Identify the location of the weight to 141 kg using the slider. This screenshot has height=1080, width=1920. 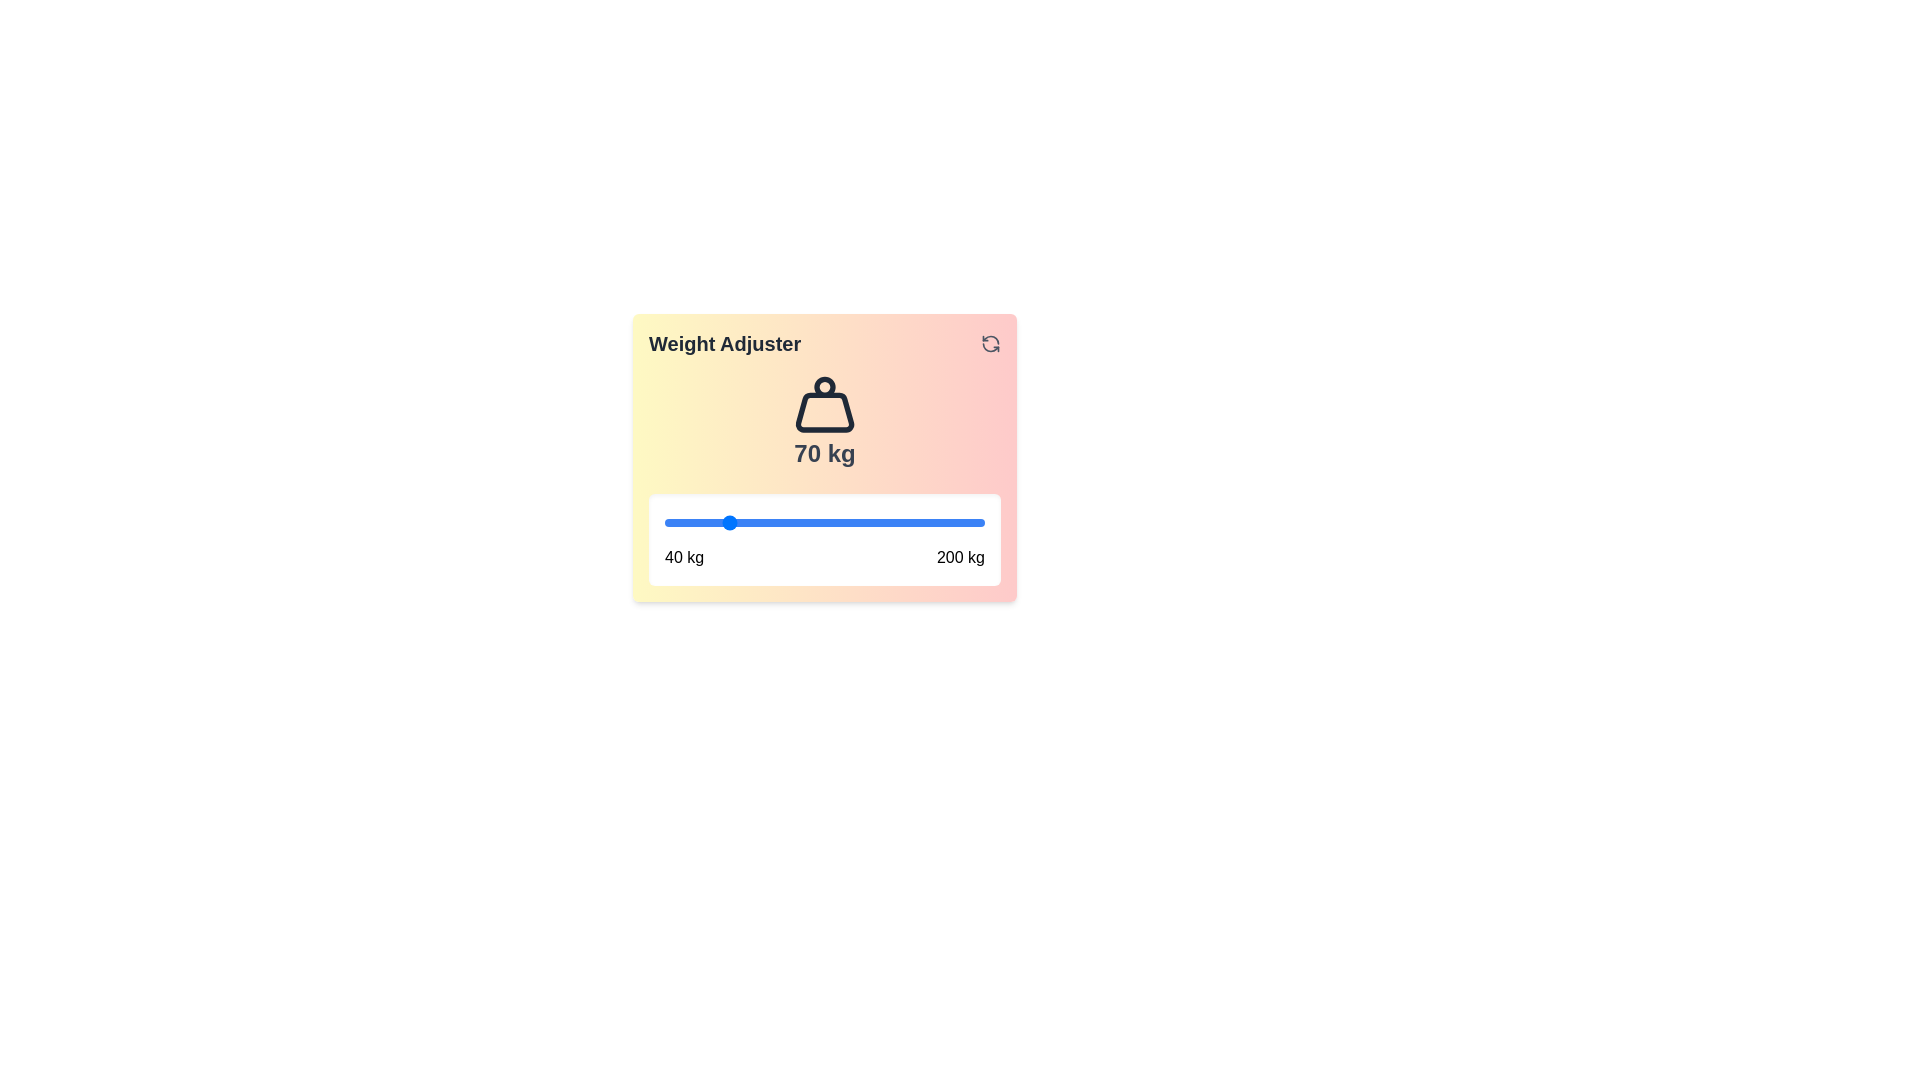
(867, 522).